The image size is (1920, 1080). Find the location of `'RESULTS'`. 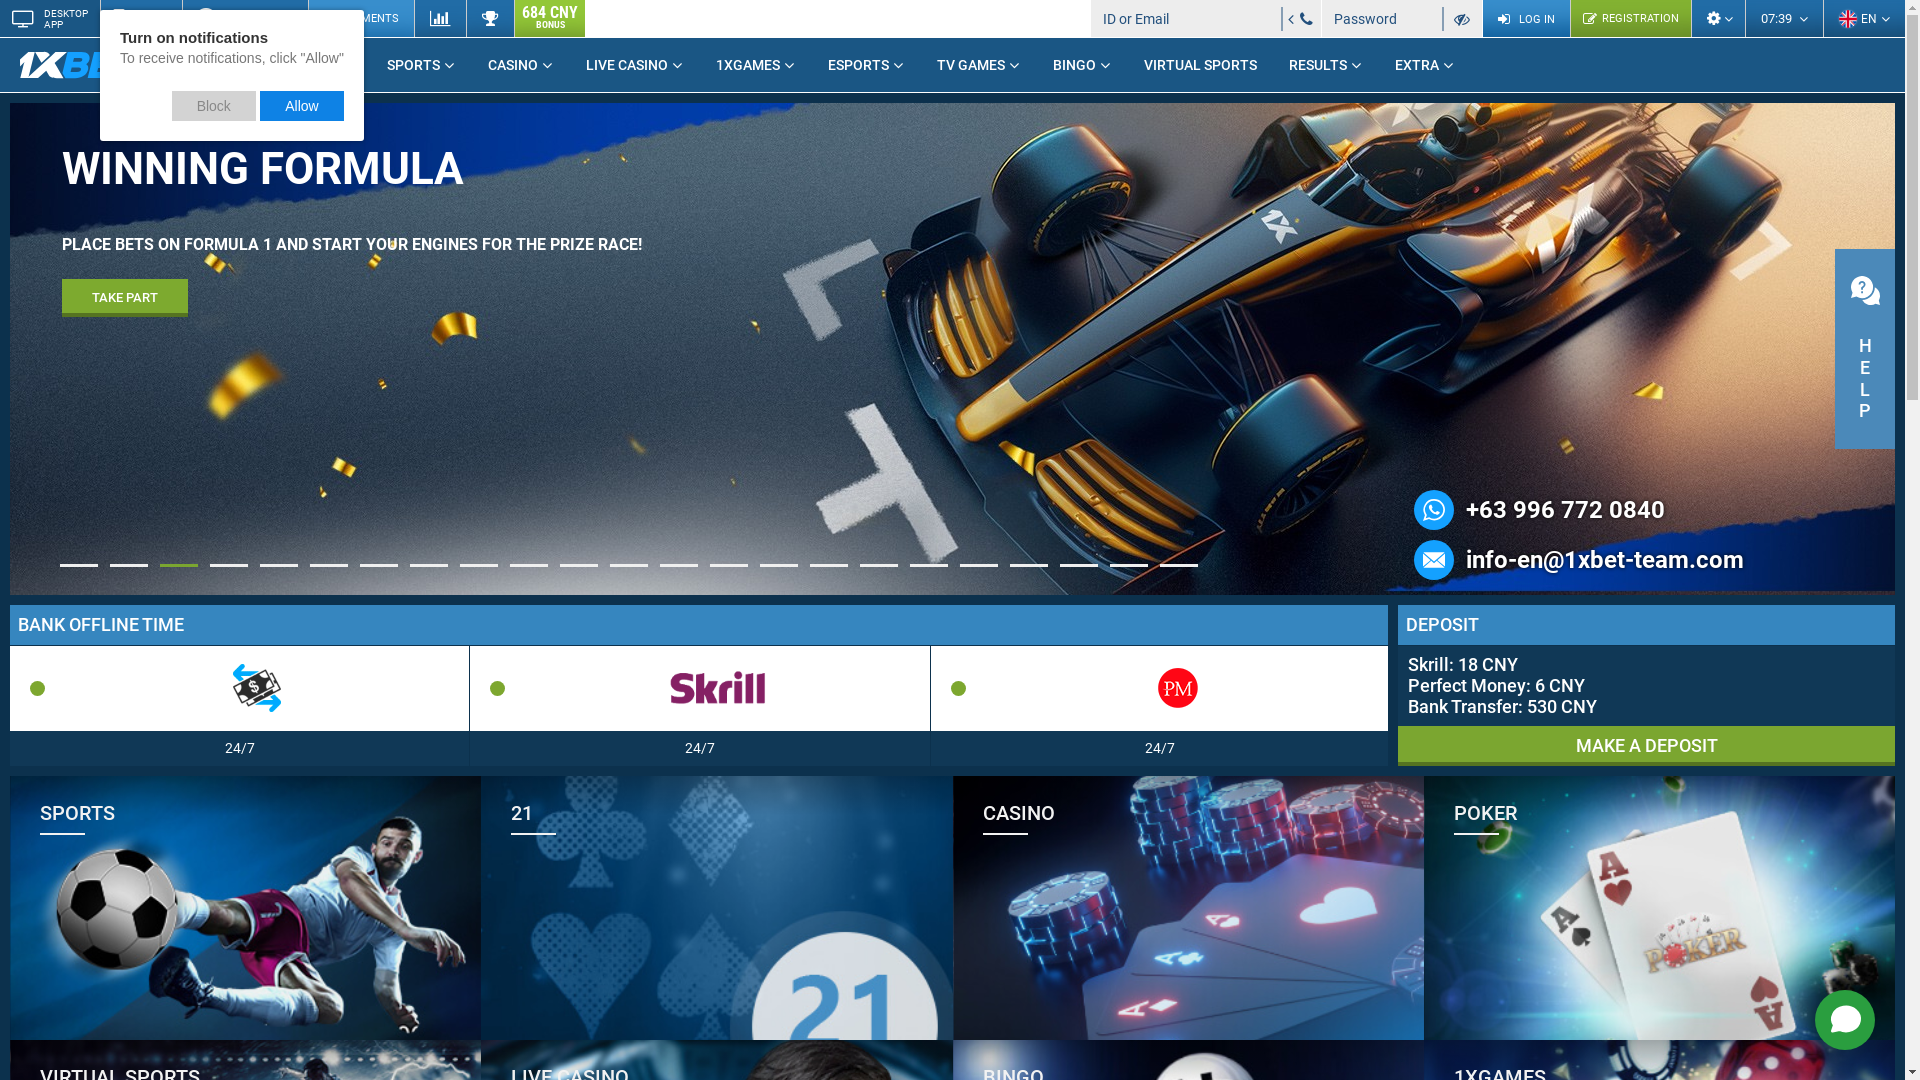

'RESULTS' is located at coordinates (1325, 64).